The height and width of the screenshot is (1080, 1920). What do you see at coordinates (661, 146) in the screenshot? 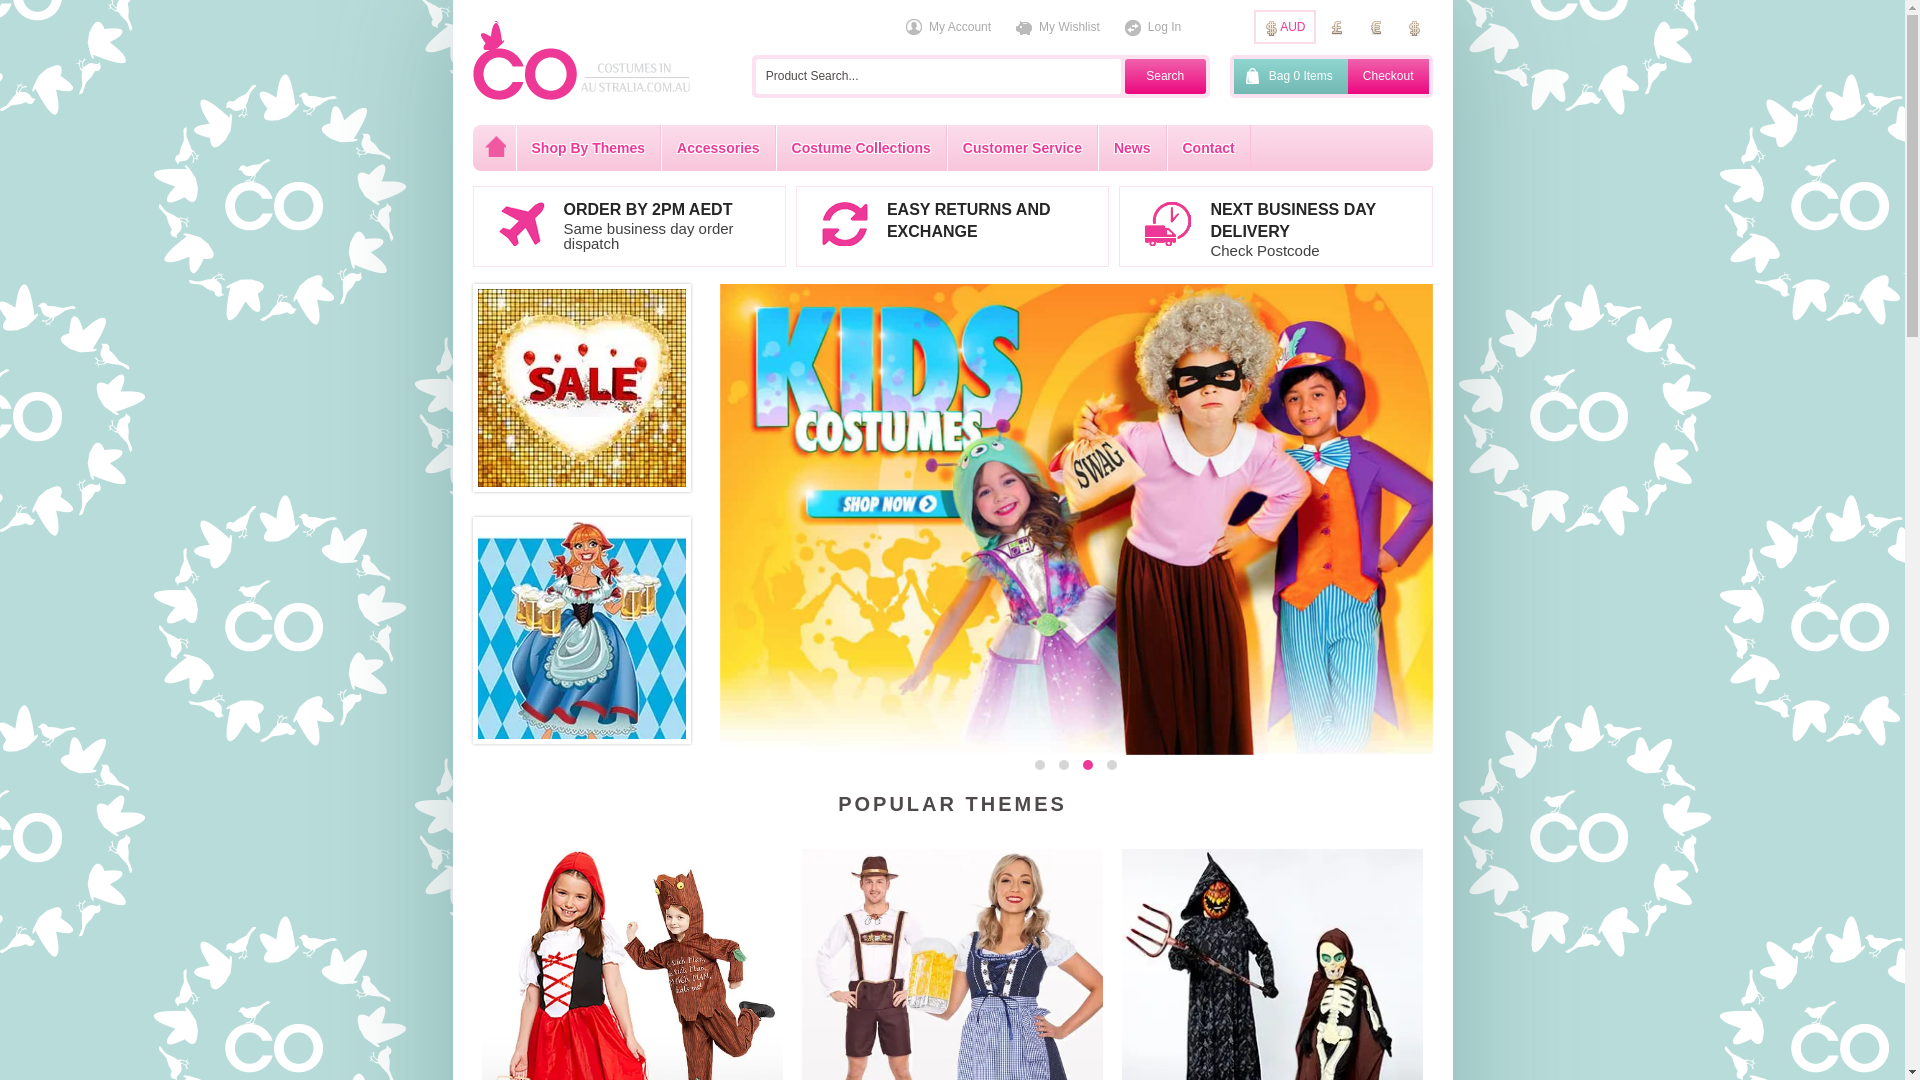
I see `'Accessories'` at bounding box center [661, 146].